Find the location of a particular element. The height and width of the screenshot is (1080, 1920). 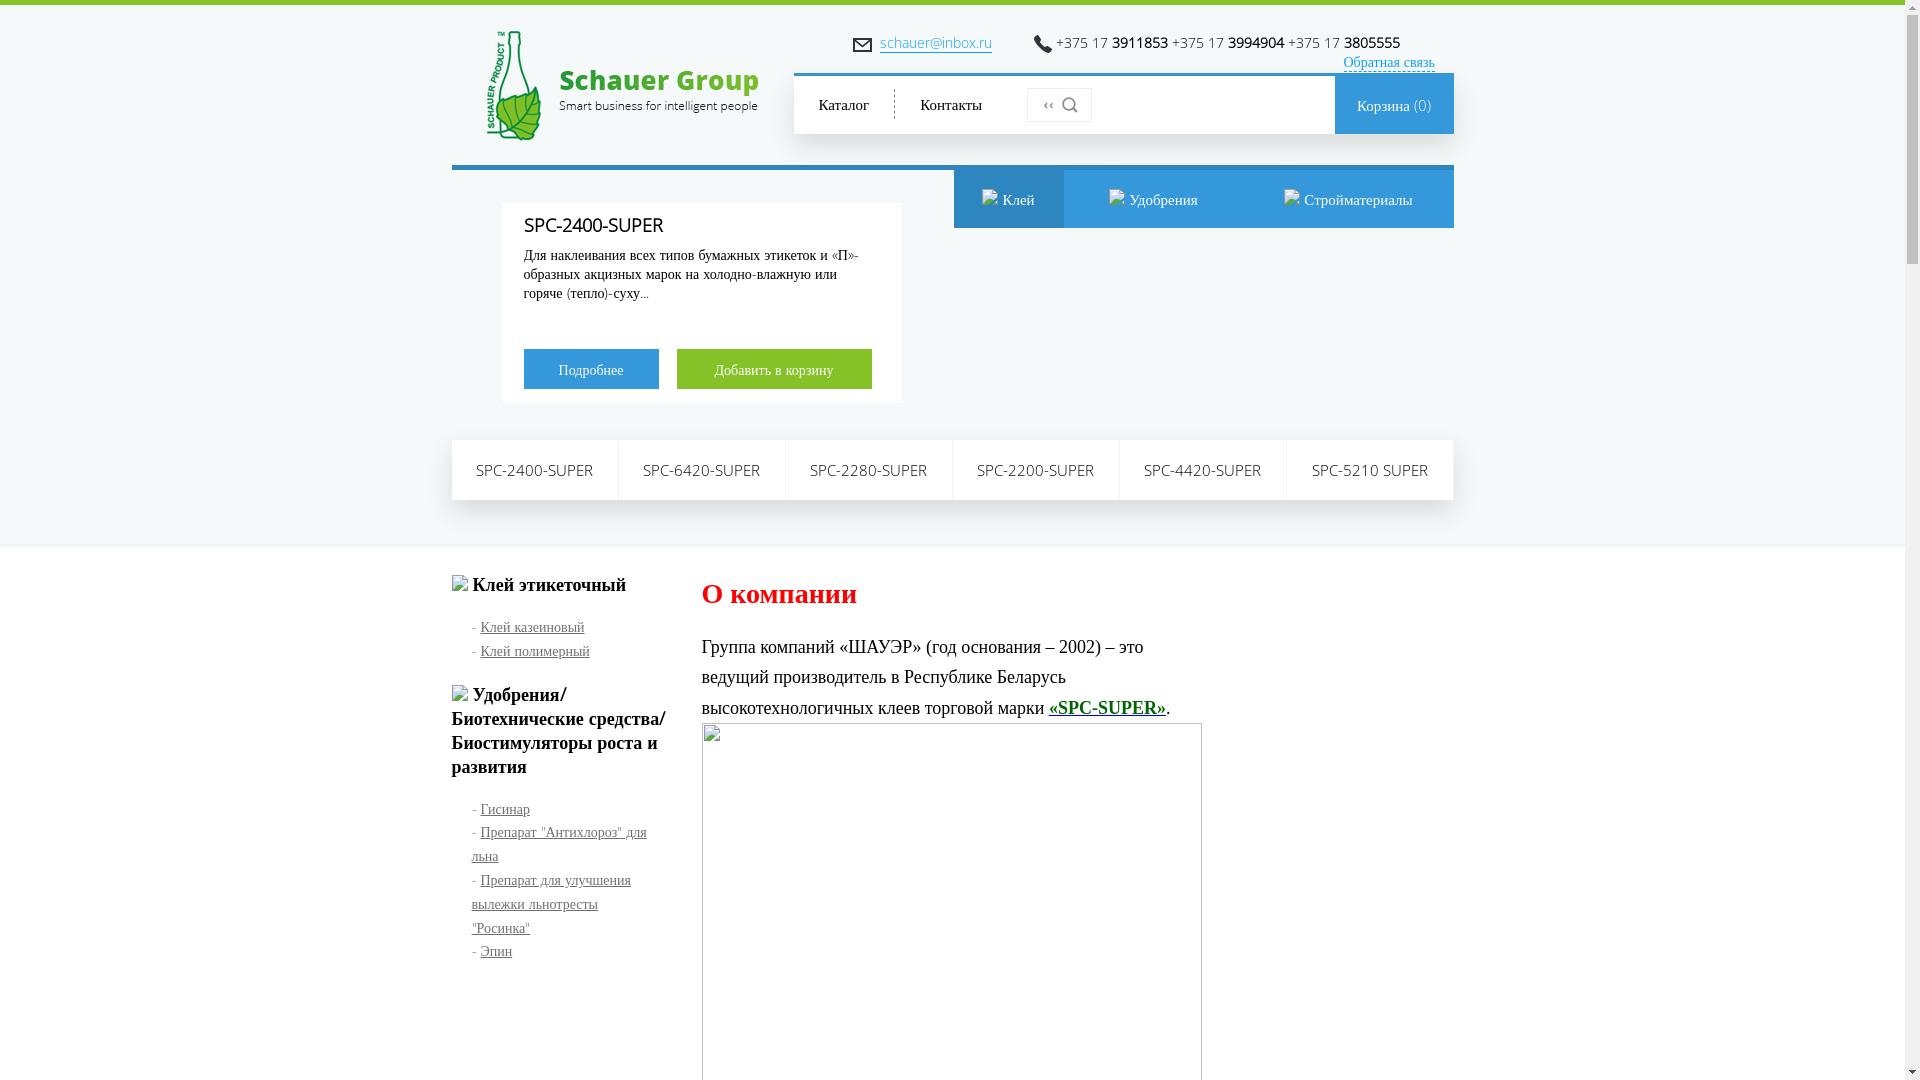

'SPC-2280-SUPER' is located at coordinates (785, 470).